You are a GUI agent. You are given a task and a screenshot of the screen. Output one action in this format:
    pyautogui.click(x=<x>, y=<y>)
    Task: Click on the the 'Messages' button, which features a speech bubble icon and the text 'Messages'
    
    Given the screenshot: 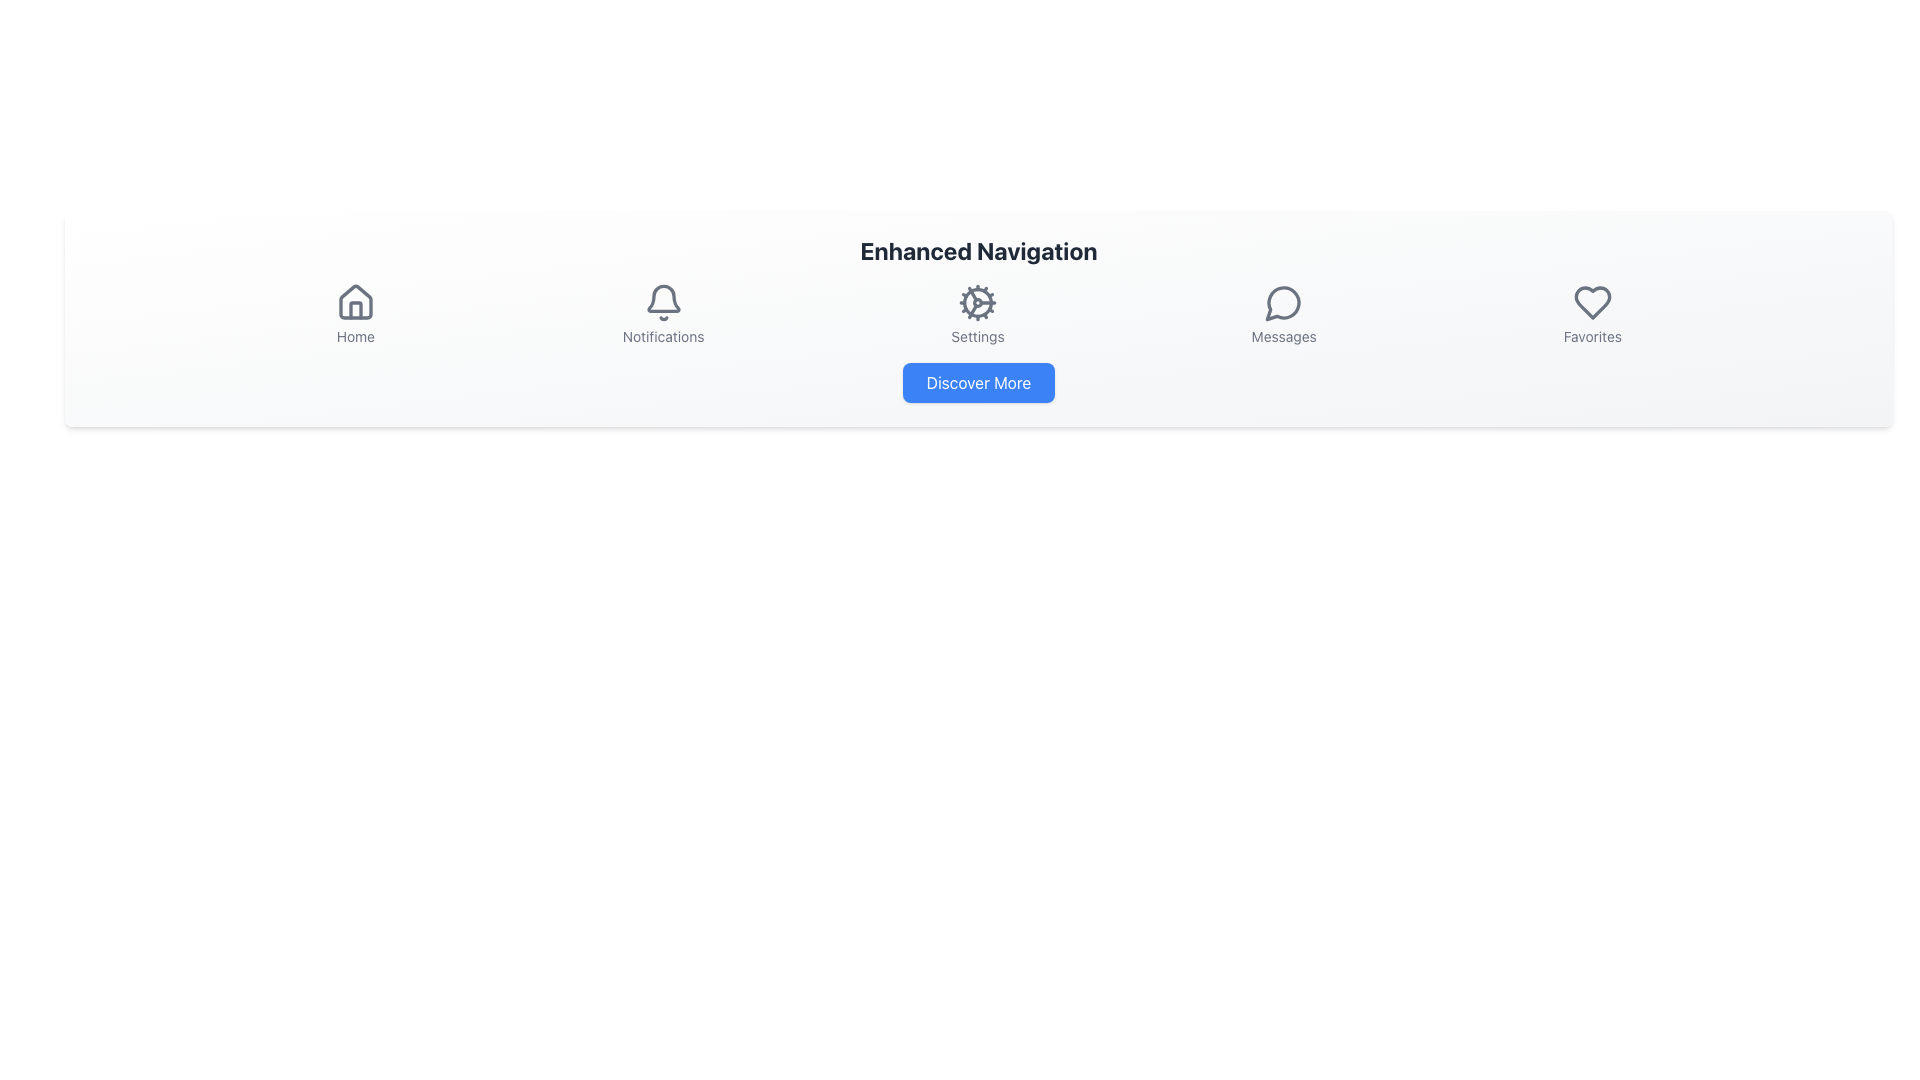 What is the action you would take?
    pyautogui.click(x=1283, y=315)
    